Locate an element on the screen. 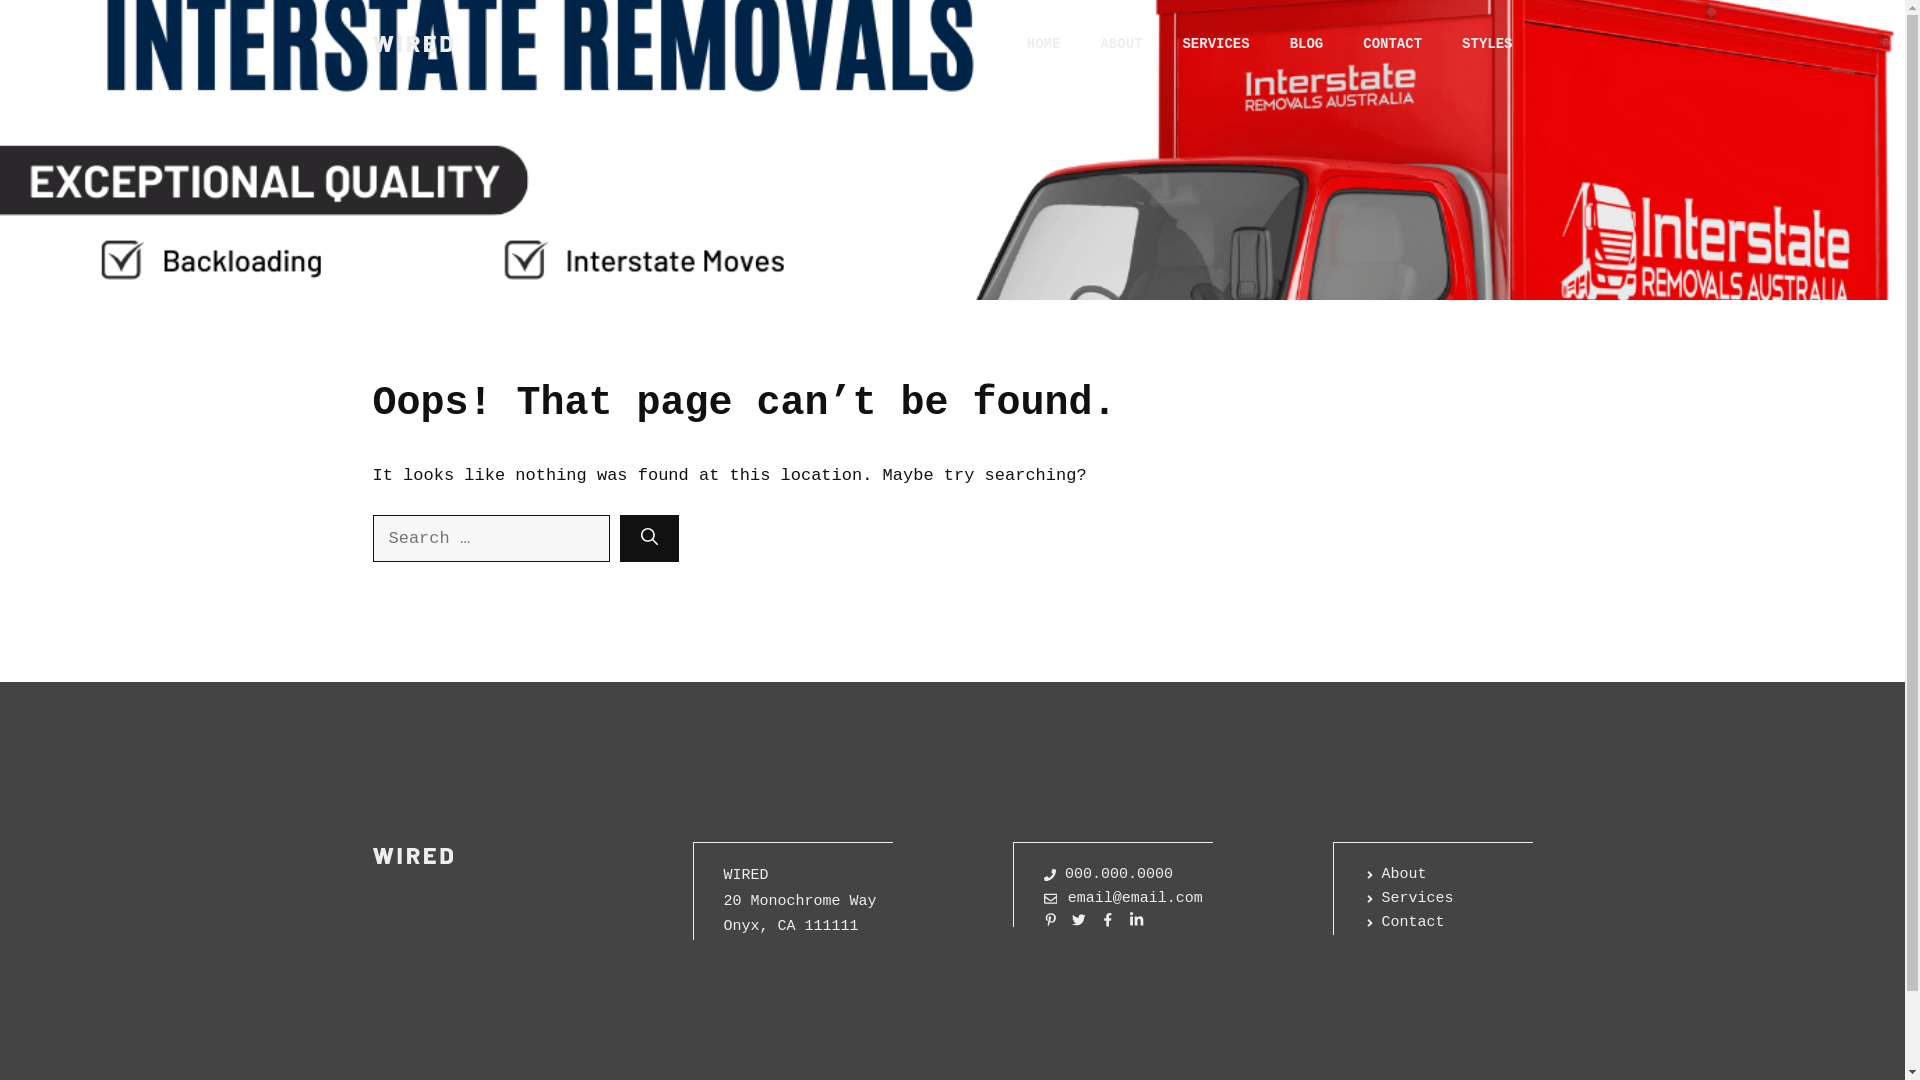  'Search for:' is located at coordinates (372, 538).